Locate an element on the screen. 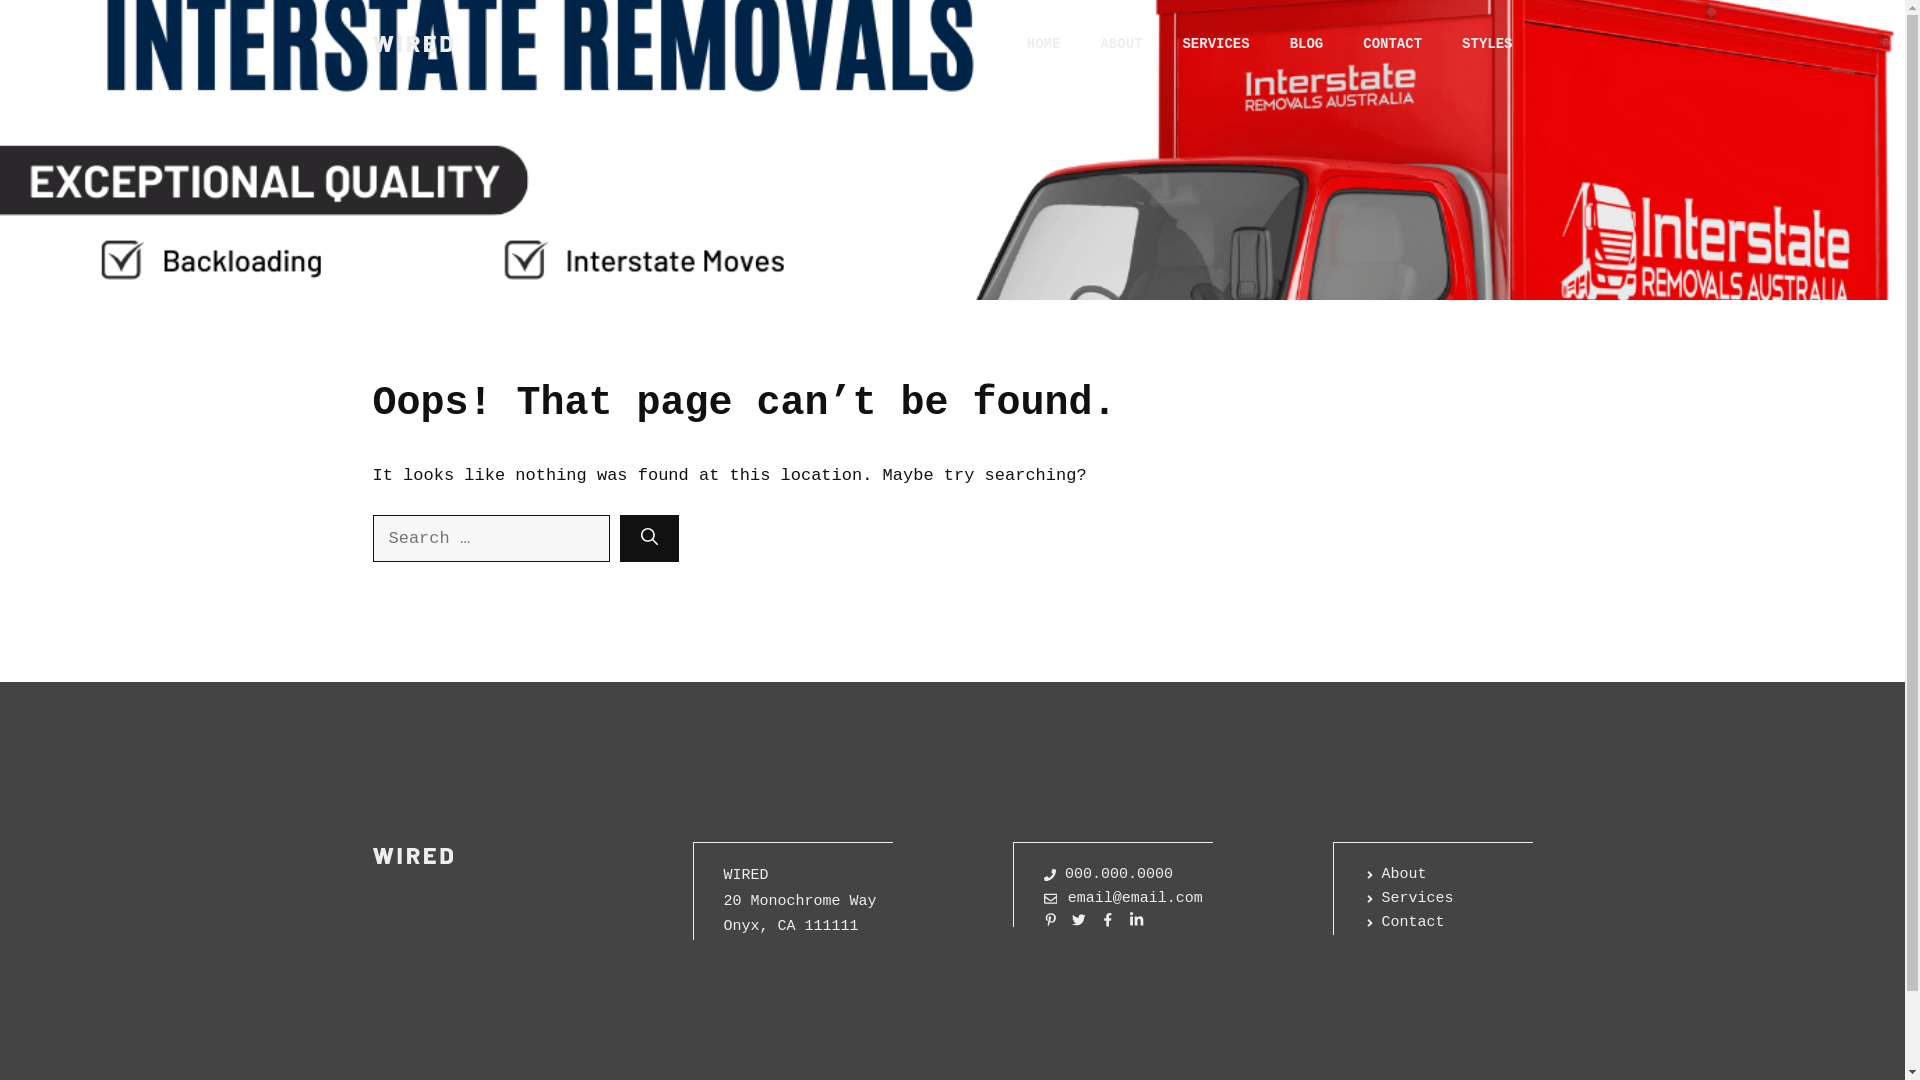  'Search for:' is located at coordinates (372, 538).